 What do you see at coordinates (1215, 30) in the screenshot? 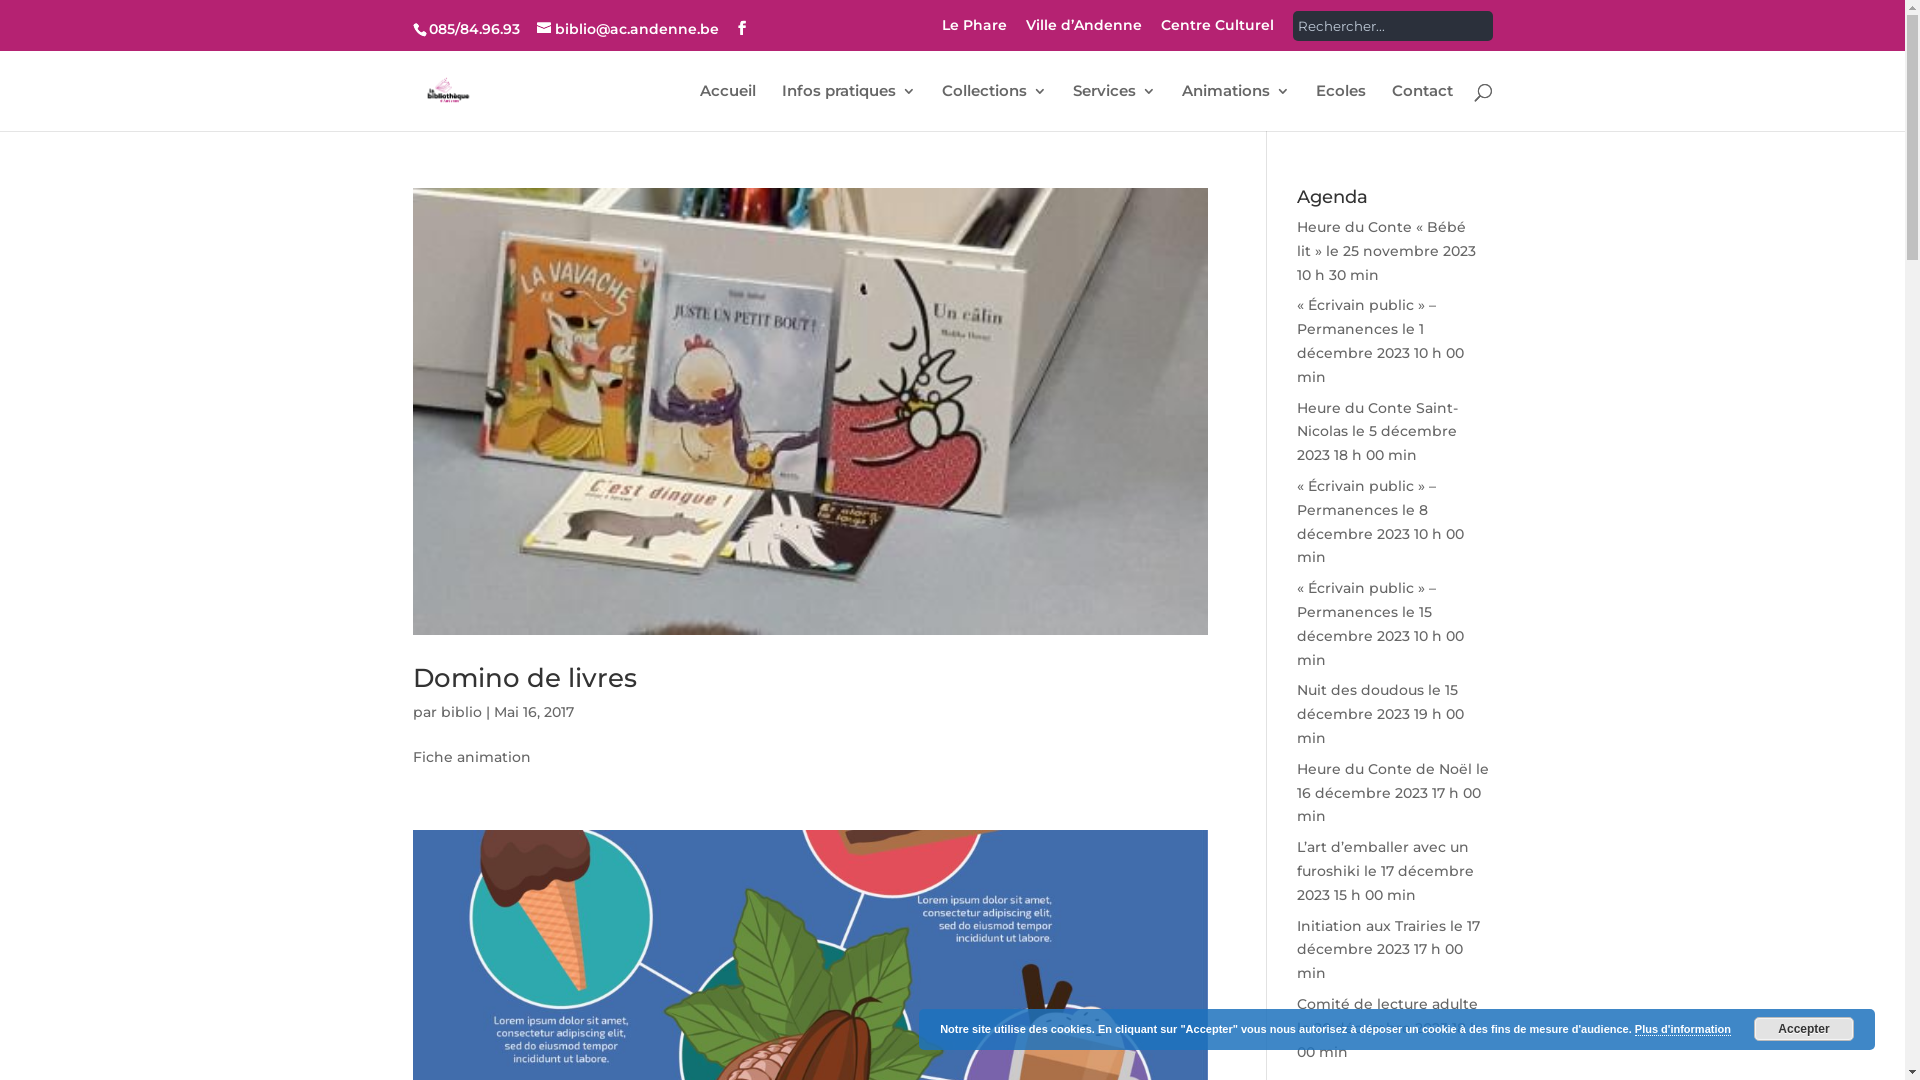
I see `'Centre Culturel'` at bounding box center [1215, 30].